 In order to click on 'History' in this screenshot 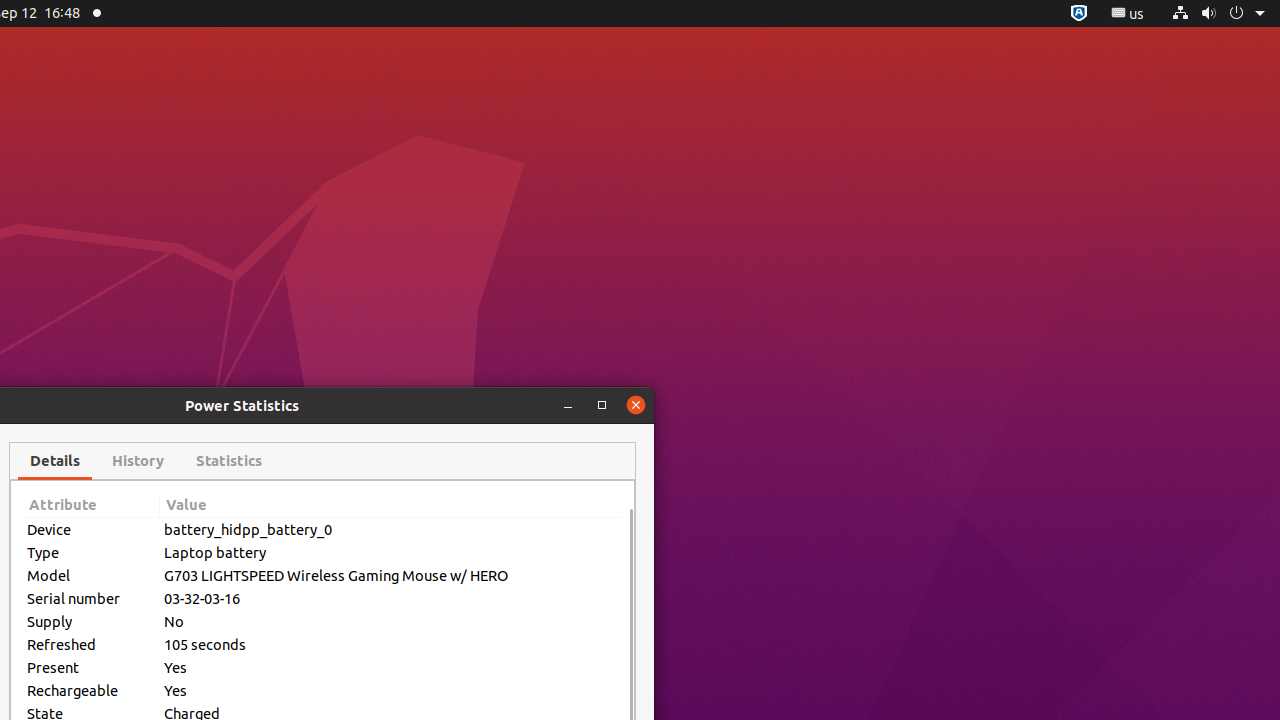, I will do `click(136, 461)`.